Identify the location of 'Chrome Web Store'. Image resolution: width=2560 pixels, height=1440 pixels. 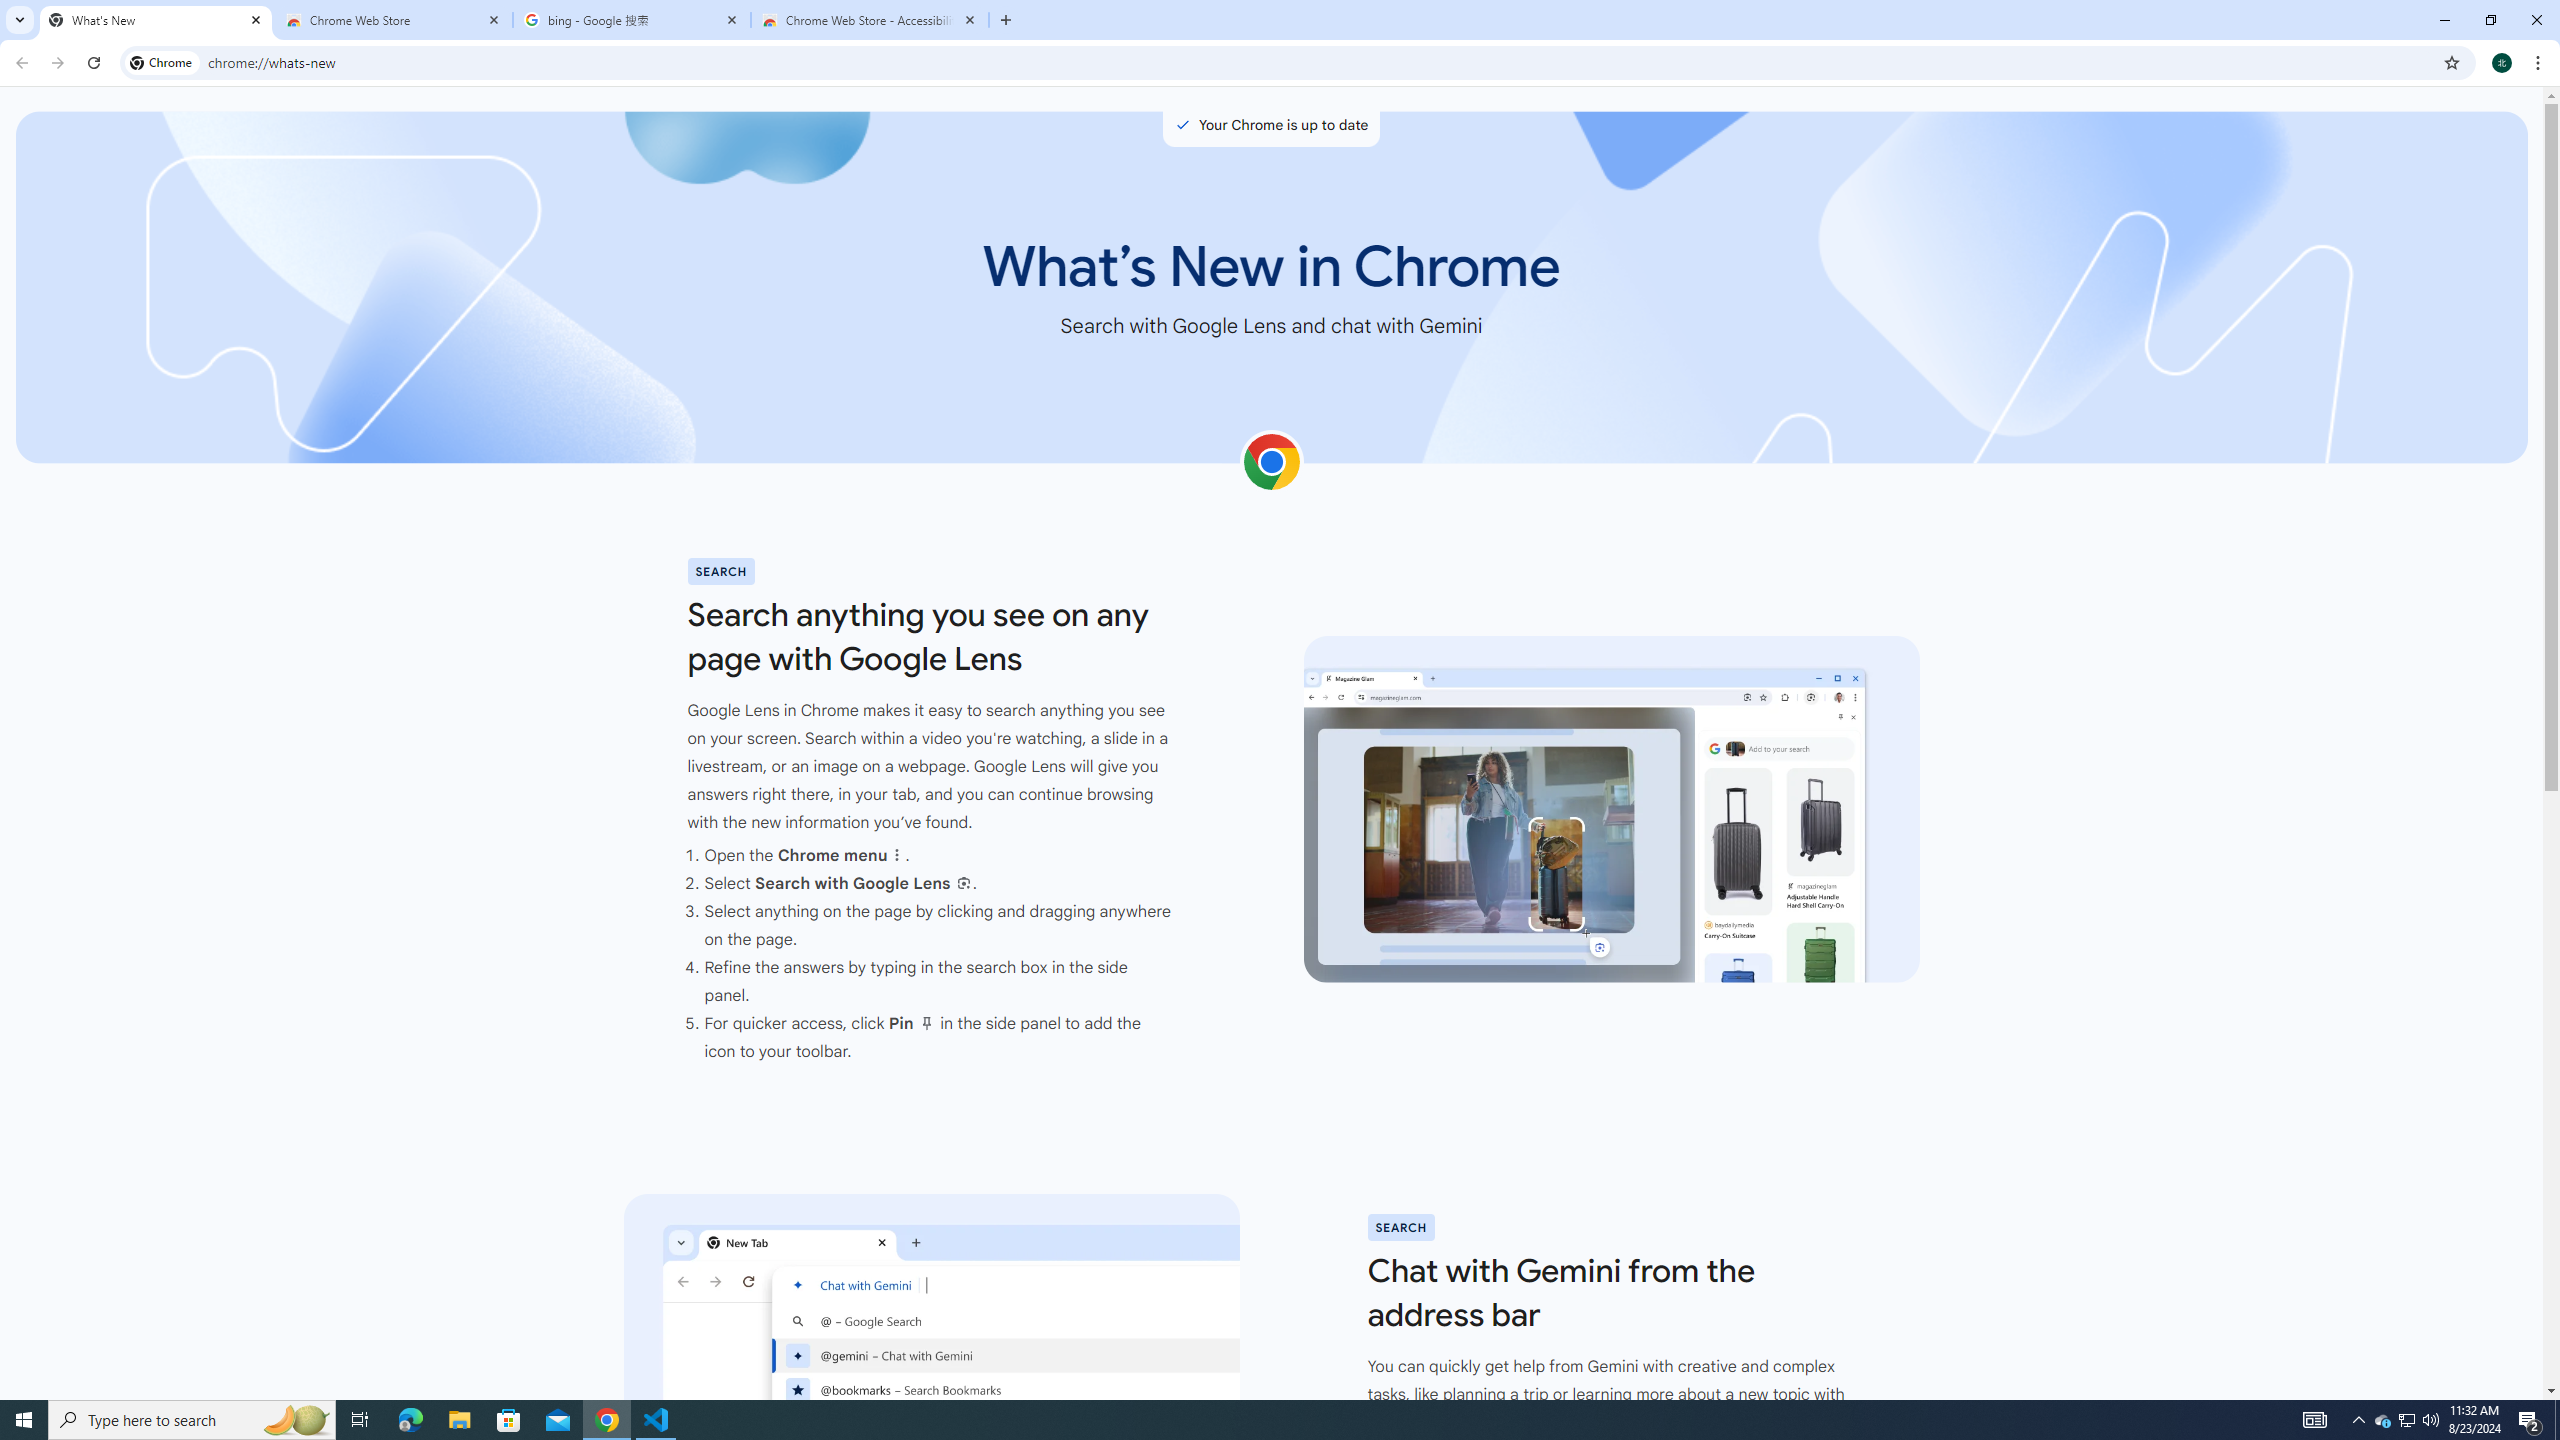
(394, 19).